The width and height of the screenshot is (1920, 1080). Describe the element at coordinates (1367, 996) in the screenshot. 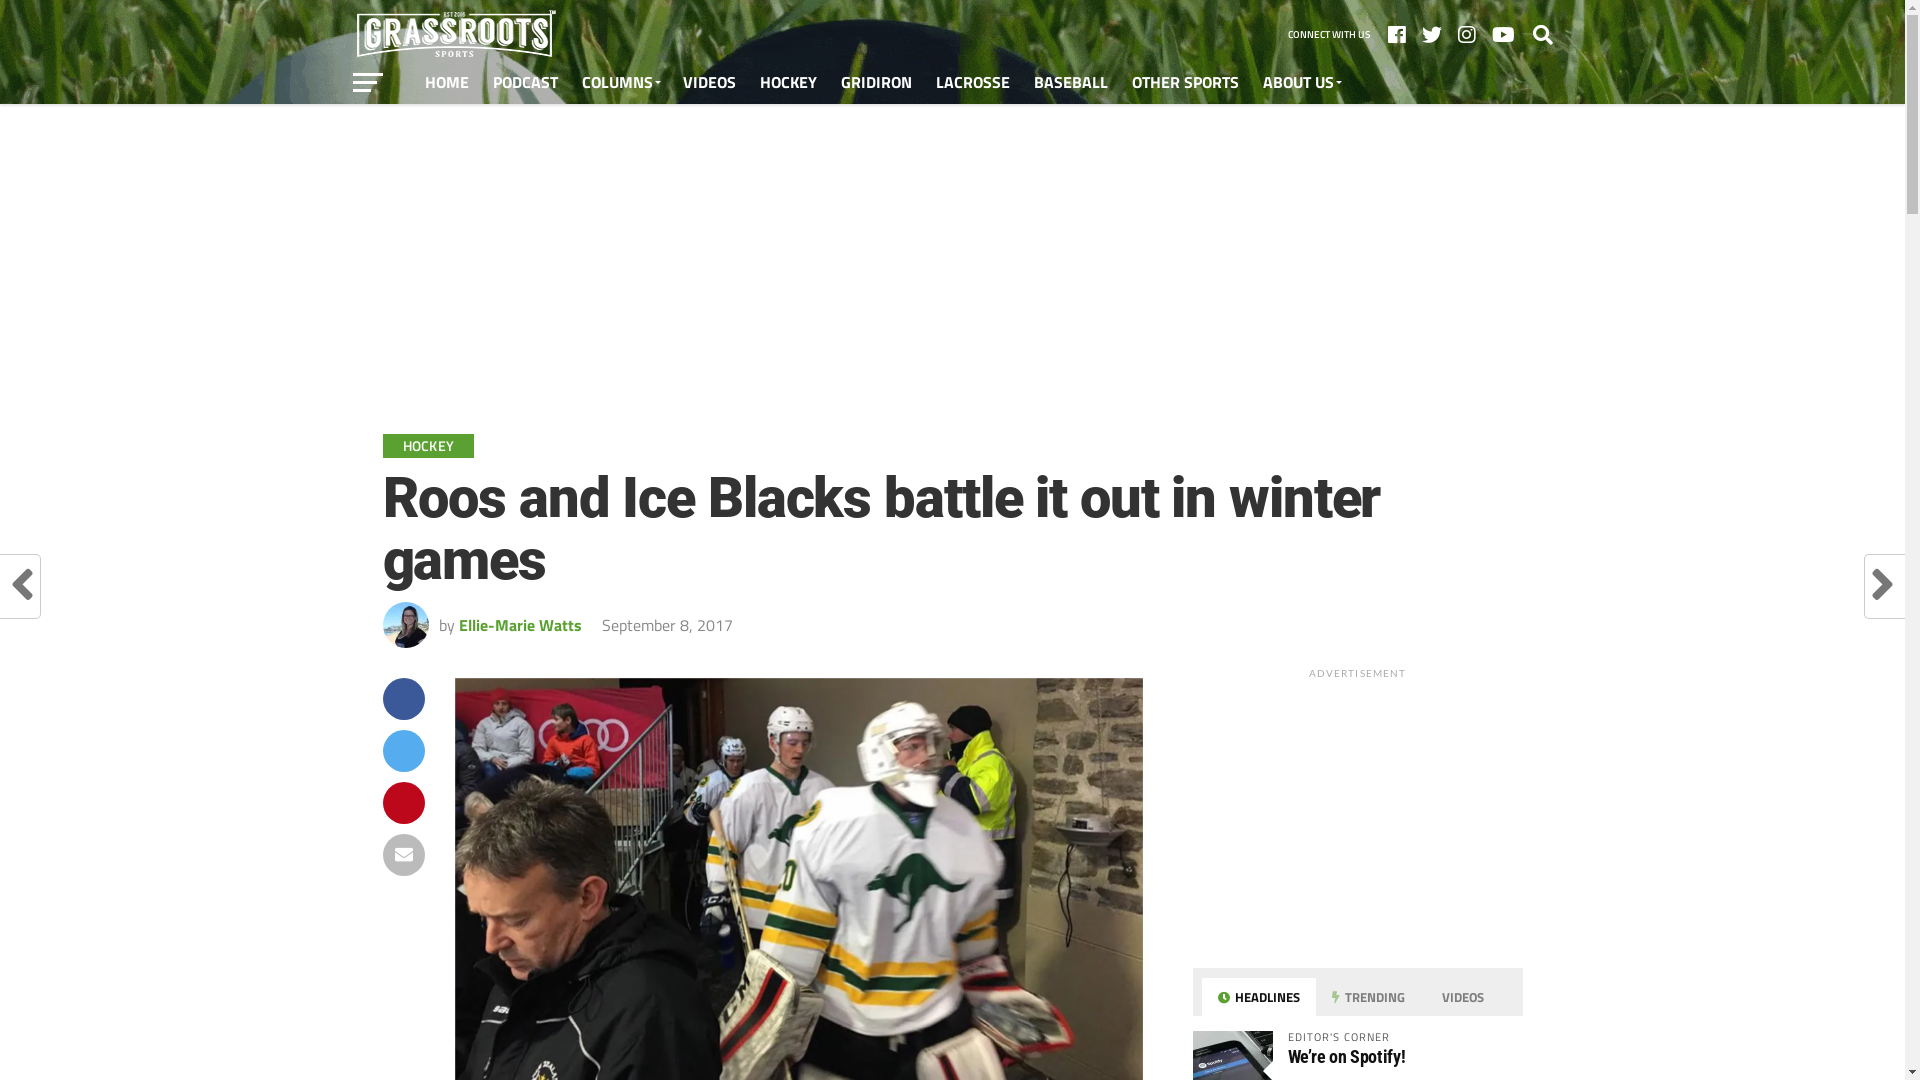

I see `'TRENDING'` at that location.